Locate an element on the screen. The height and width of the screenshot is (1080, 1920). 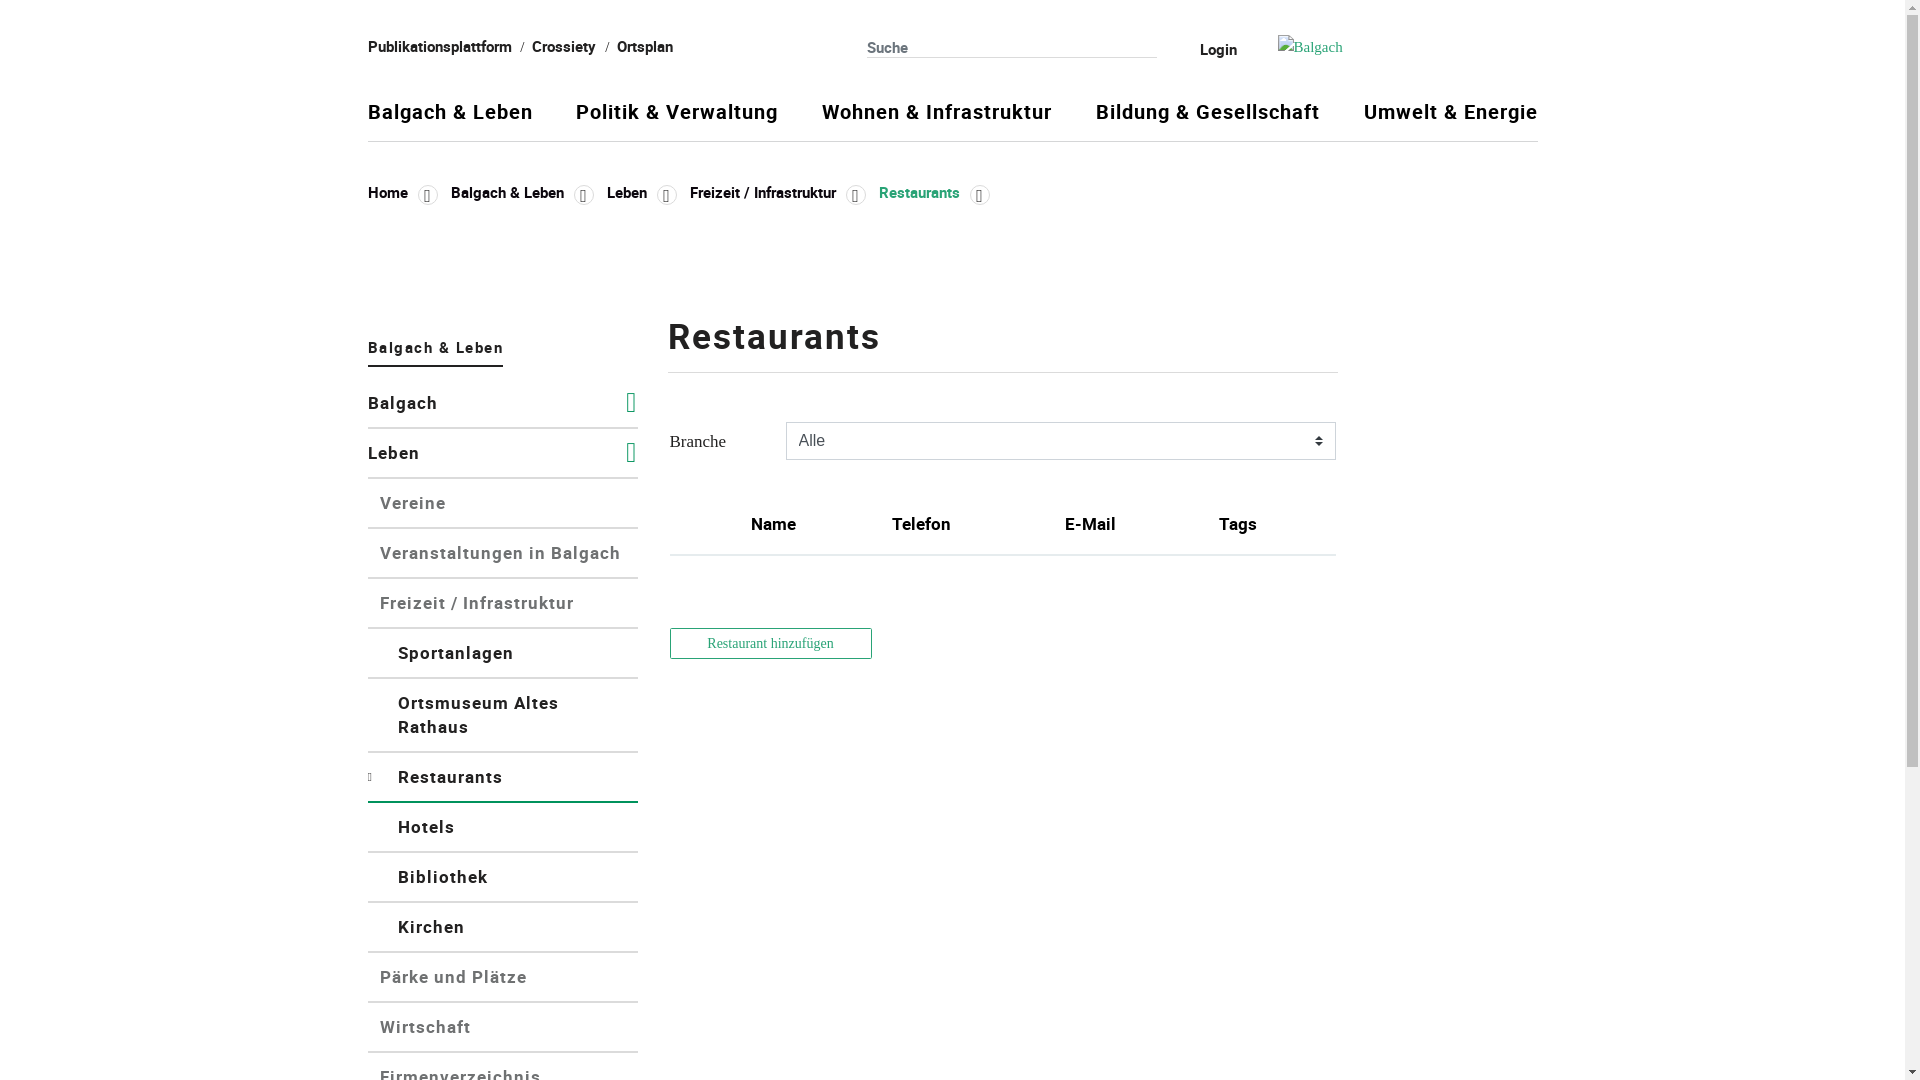
'Ortsplan' is located at coordinates (616, 45).